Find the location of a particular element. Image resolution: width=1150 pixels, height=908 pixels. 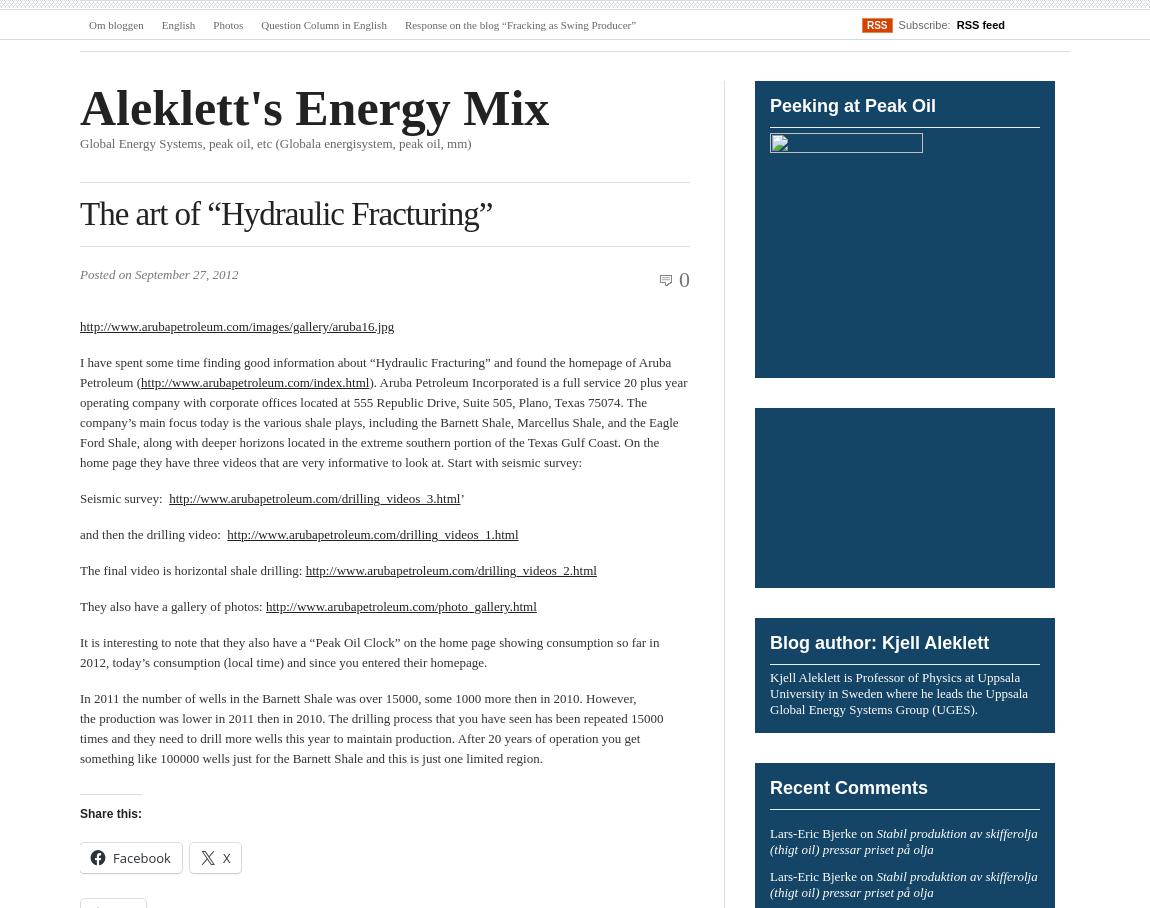

'Aleklett's Energy Mix' is located at coordinates (79, 106).